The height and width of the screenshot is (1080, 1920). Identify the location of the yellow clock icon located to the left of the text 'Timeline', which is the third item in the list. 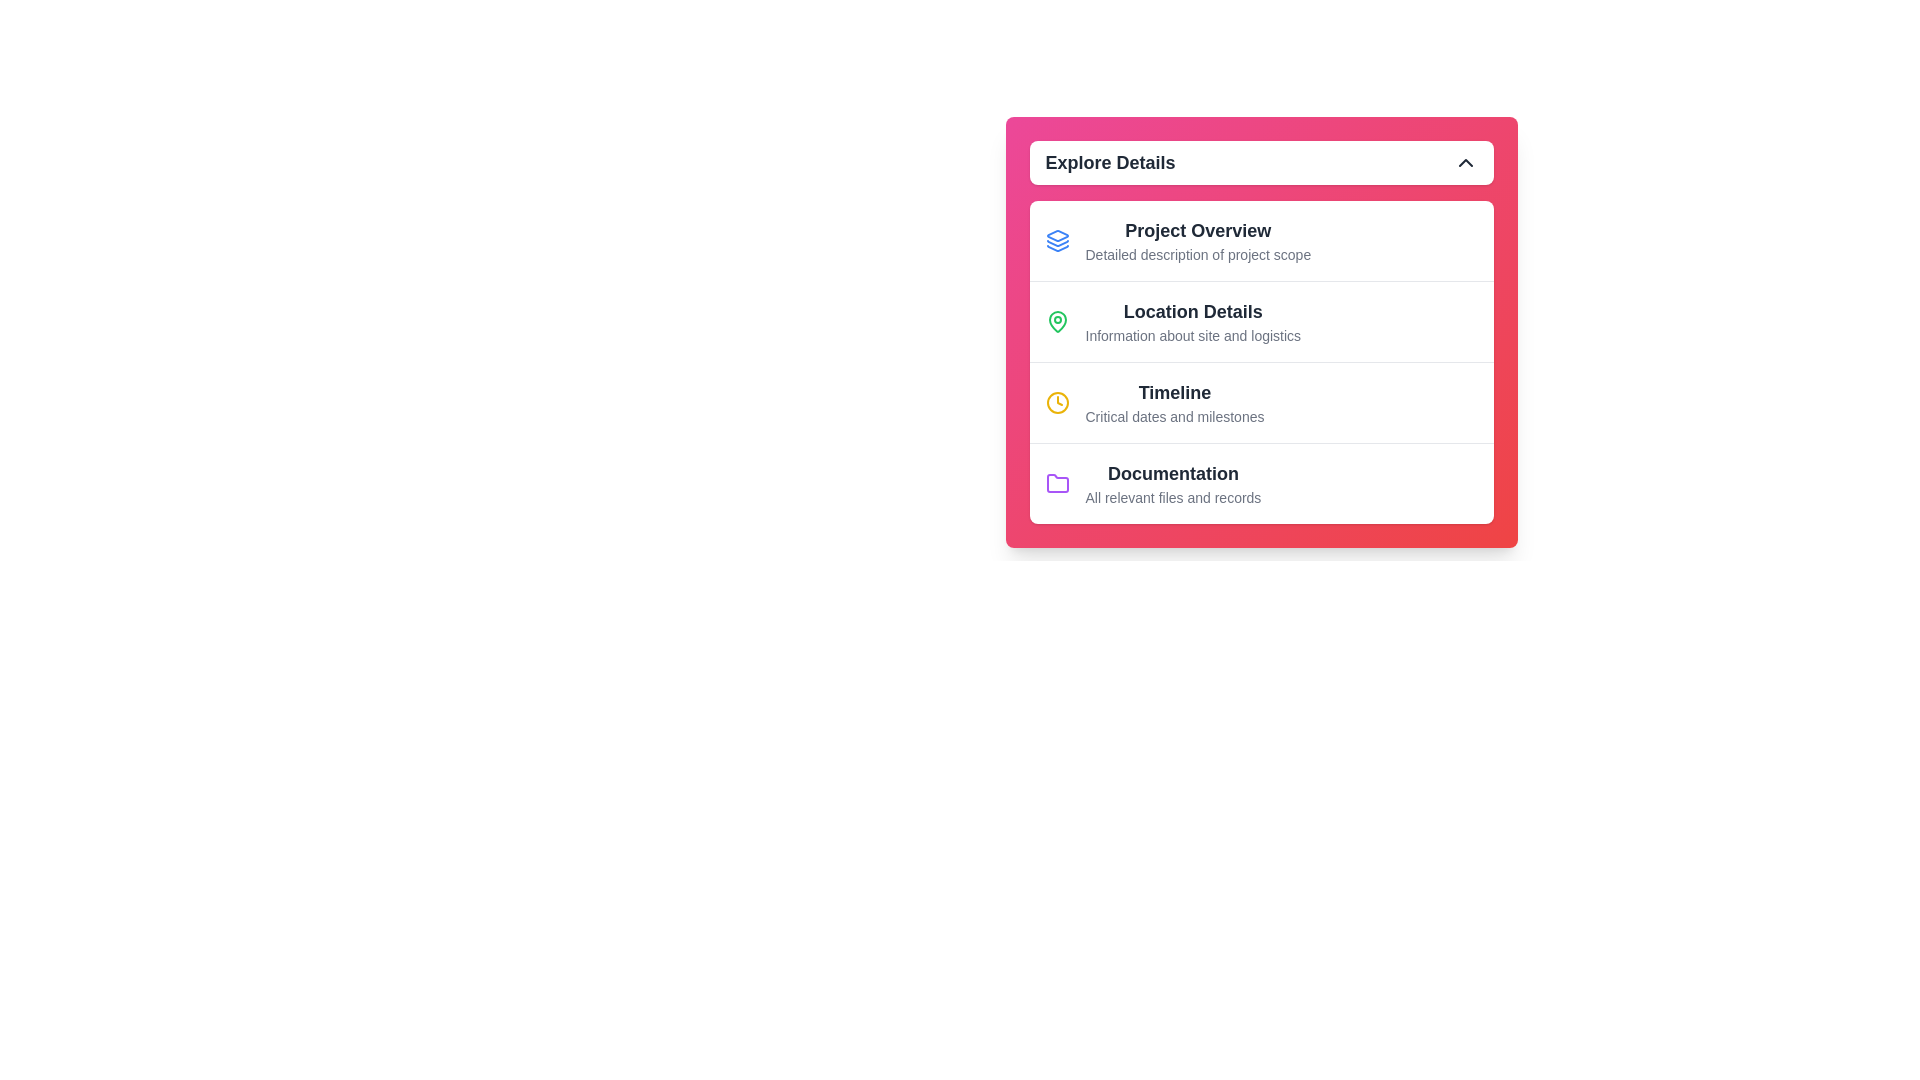
(1056, 402).